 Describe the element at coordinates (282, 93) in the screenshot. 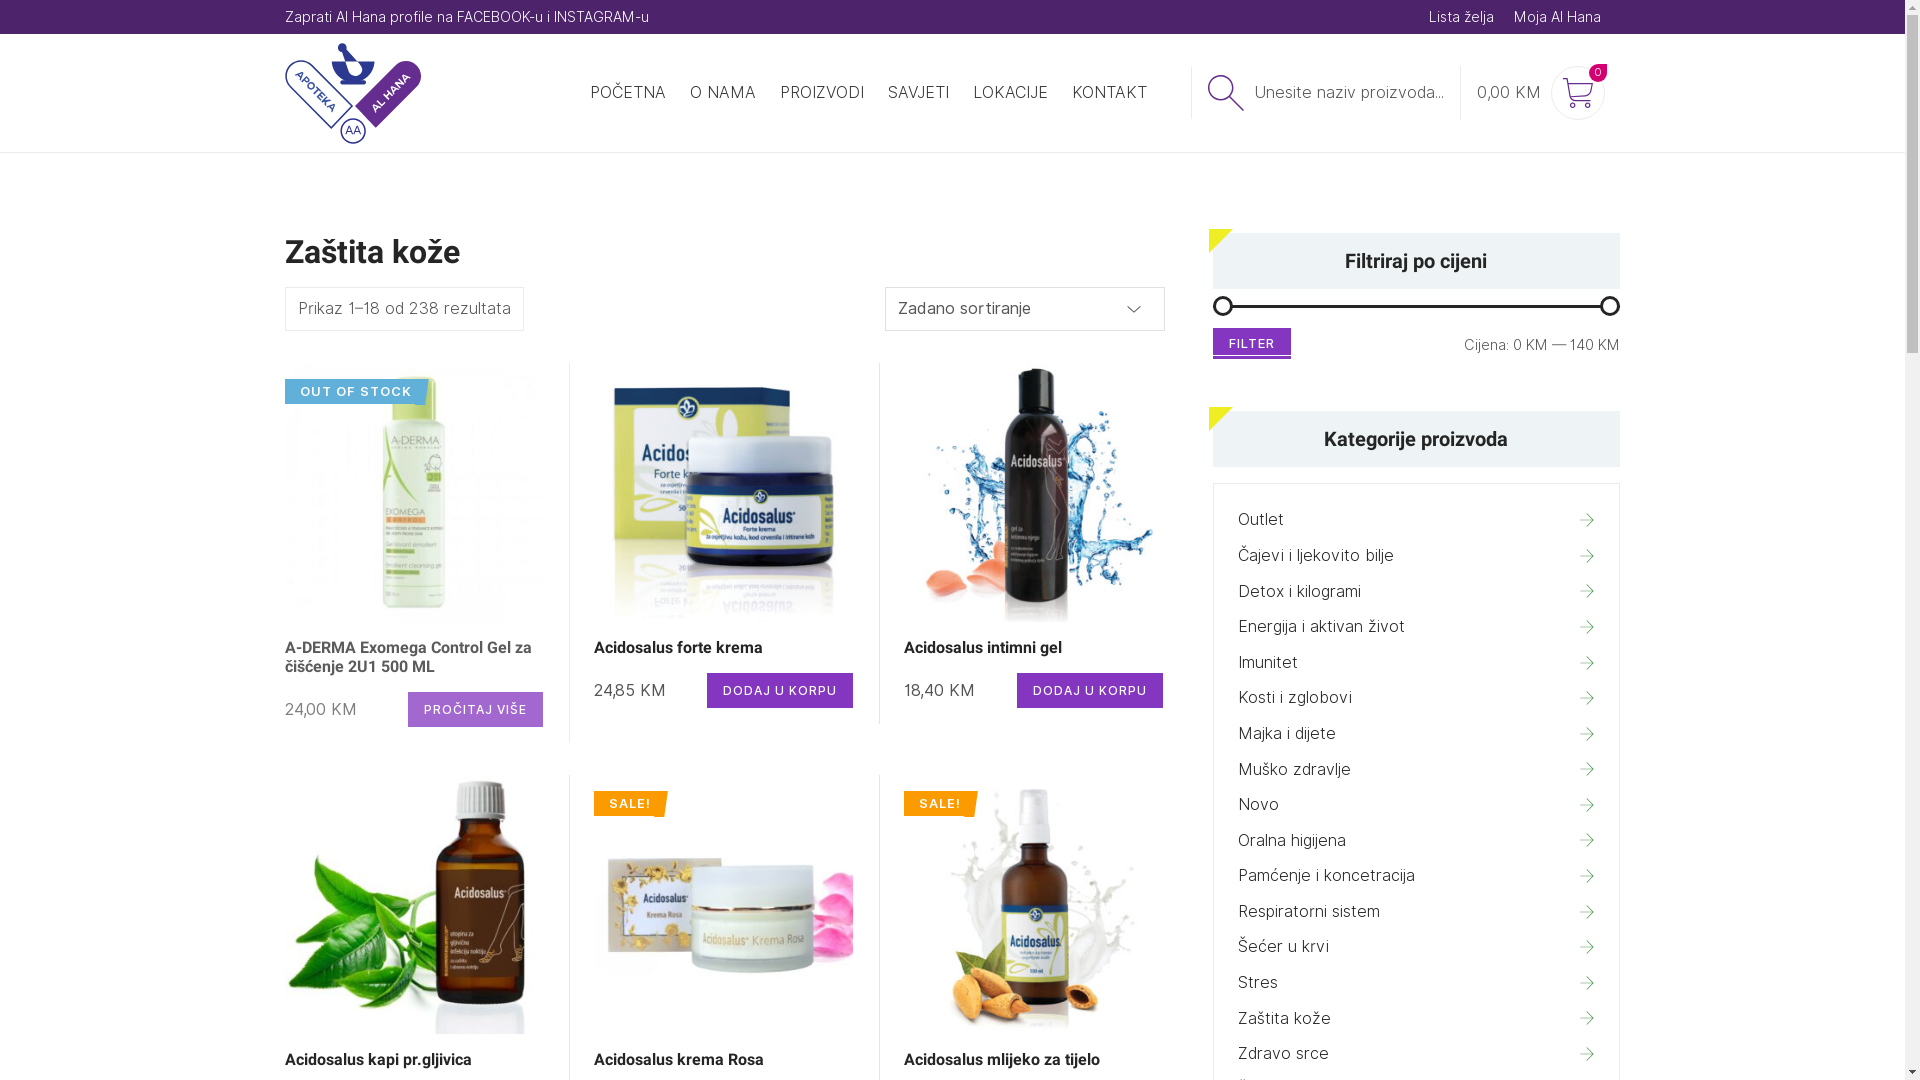

I see `'Apoteka Al Hana'` at that location.